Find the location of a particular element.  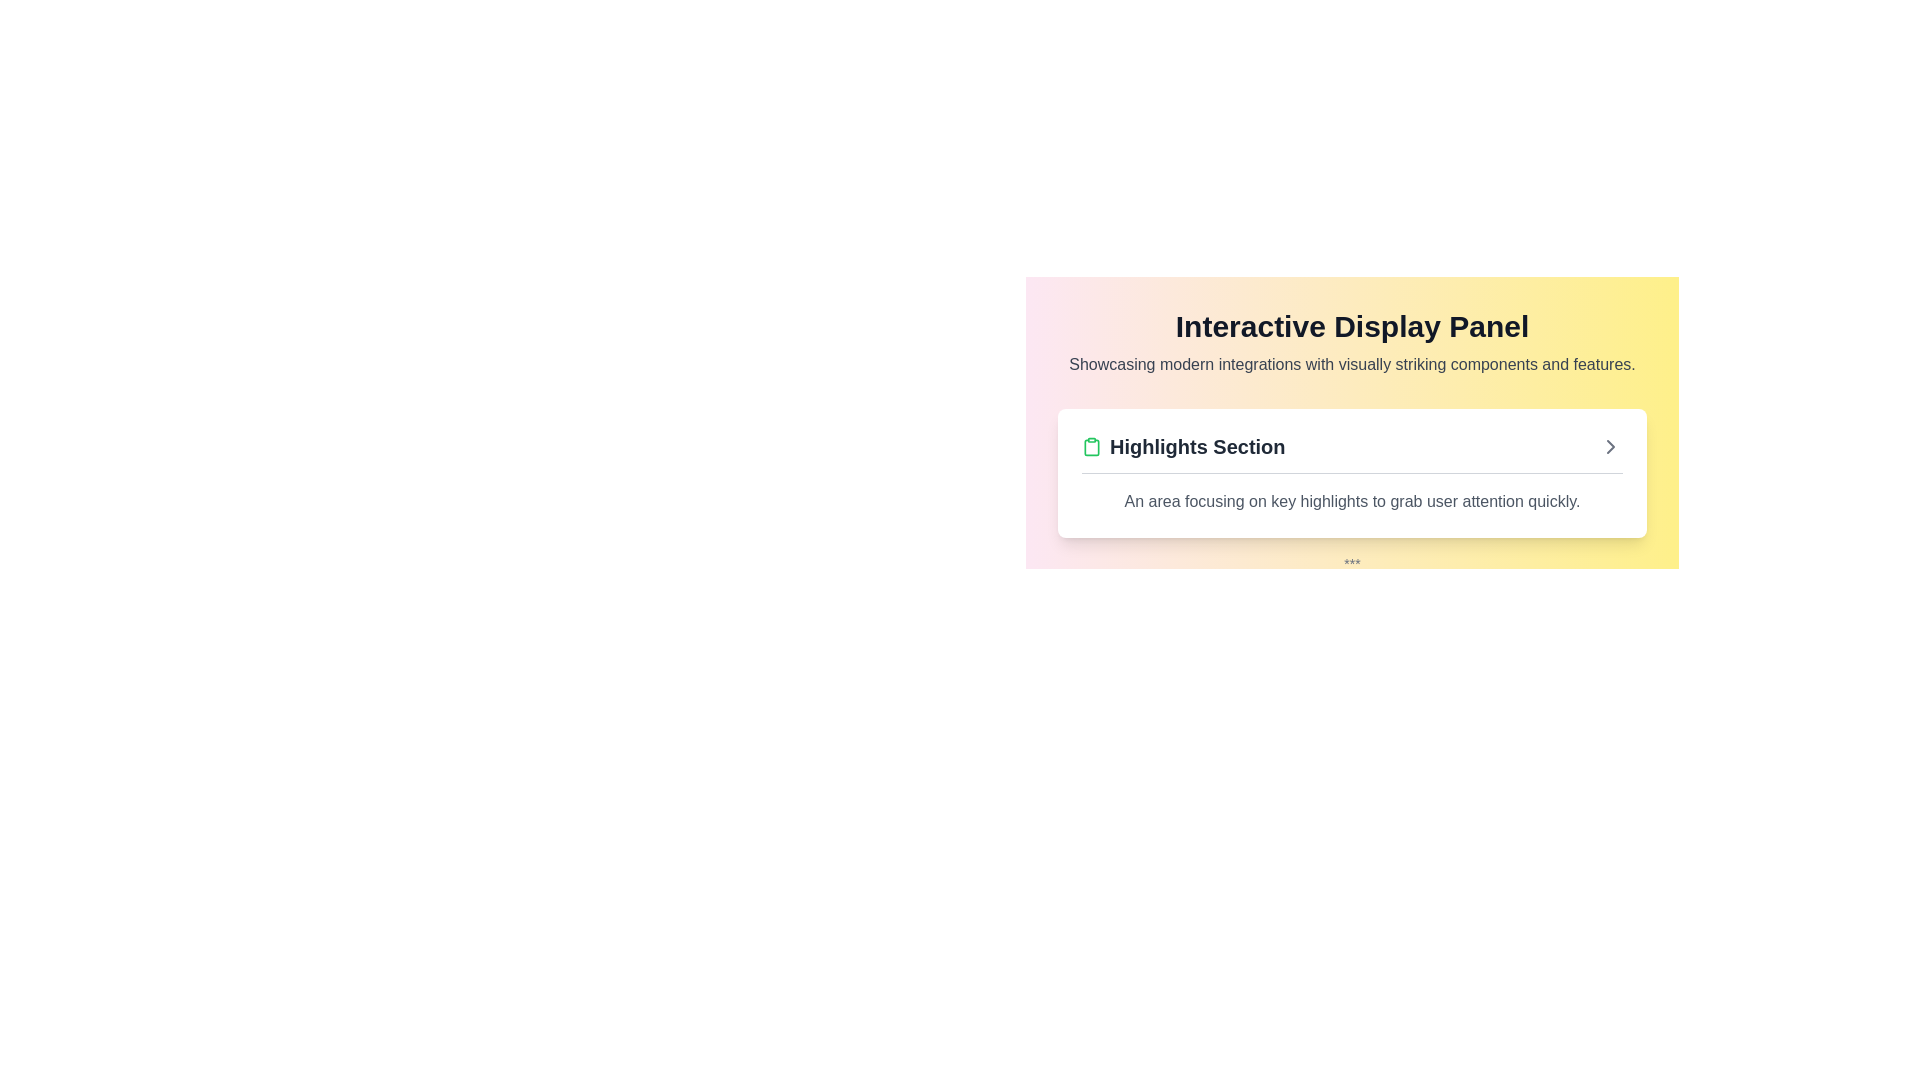

the header text that introduces and emphasizes the section content, located at the top of the rectangular section in the interface is located at coordinates (1352, 326).